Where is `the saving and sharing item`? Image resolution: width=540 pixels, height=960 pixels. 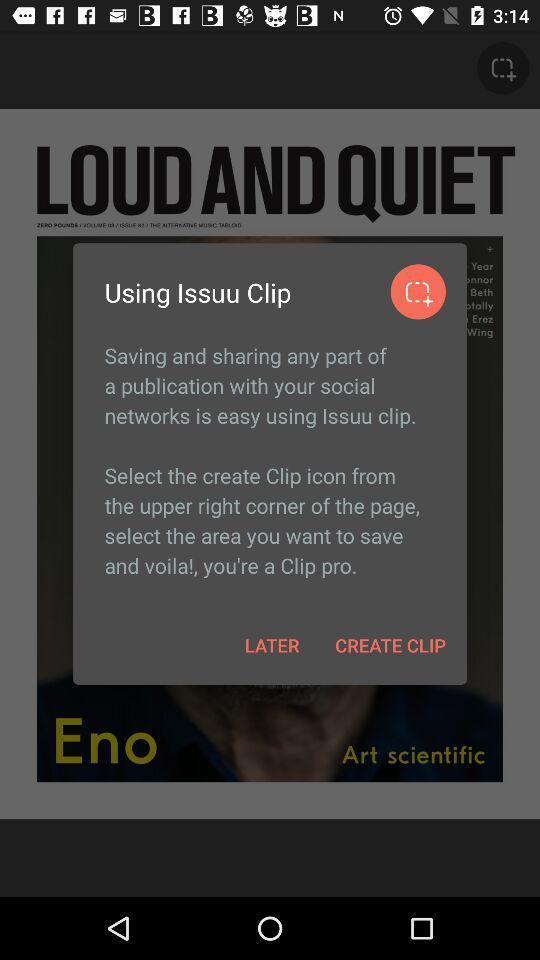 the saving and sharing item is located at coordinates (270, 460).